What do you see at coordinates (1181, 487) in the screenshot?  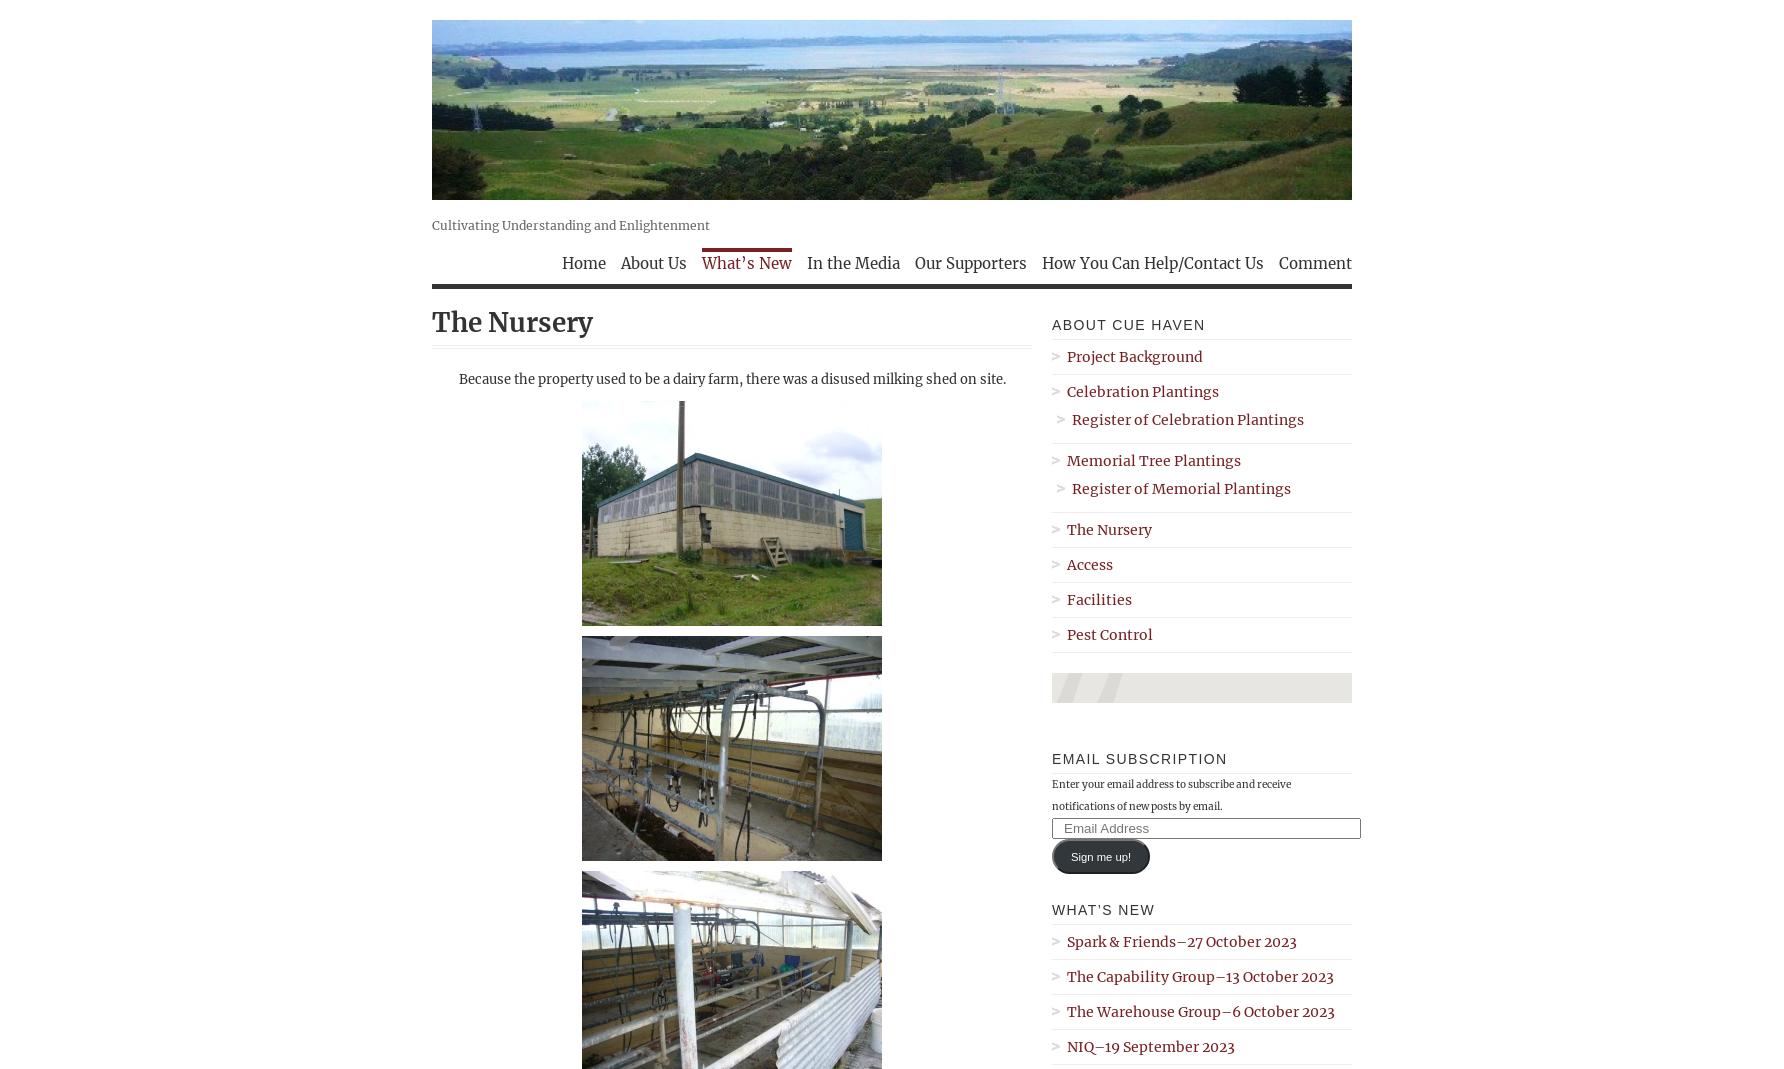 I see `'Register of Memorial Plantings'` at bounding box center [1181, 487].